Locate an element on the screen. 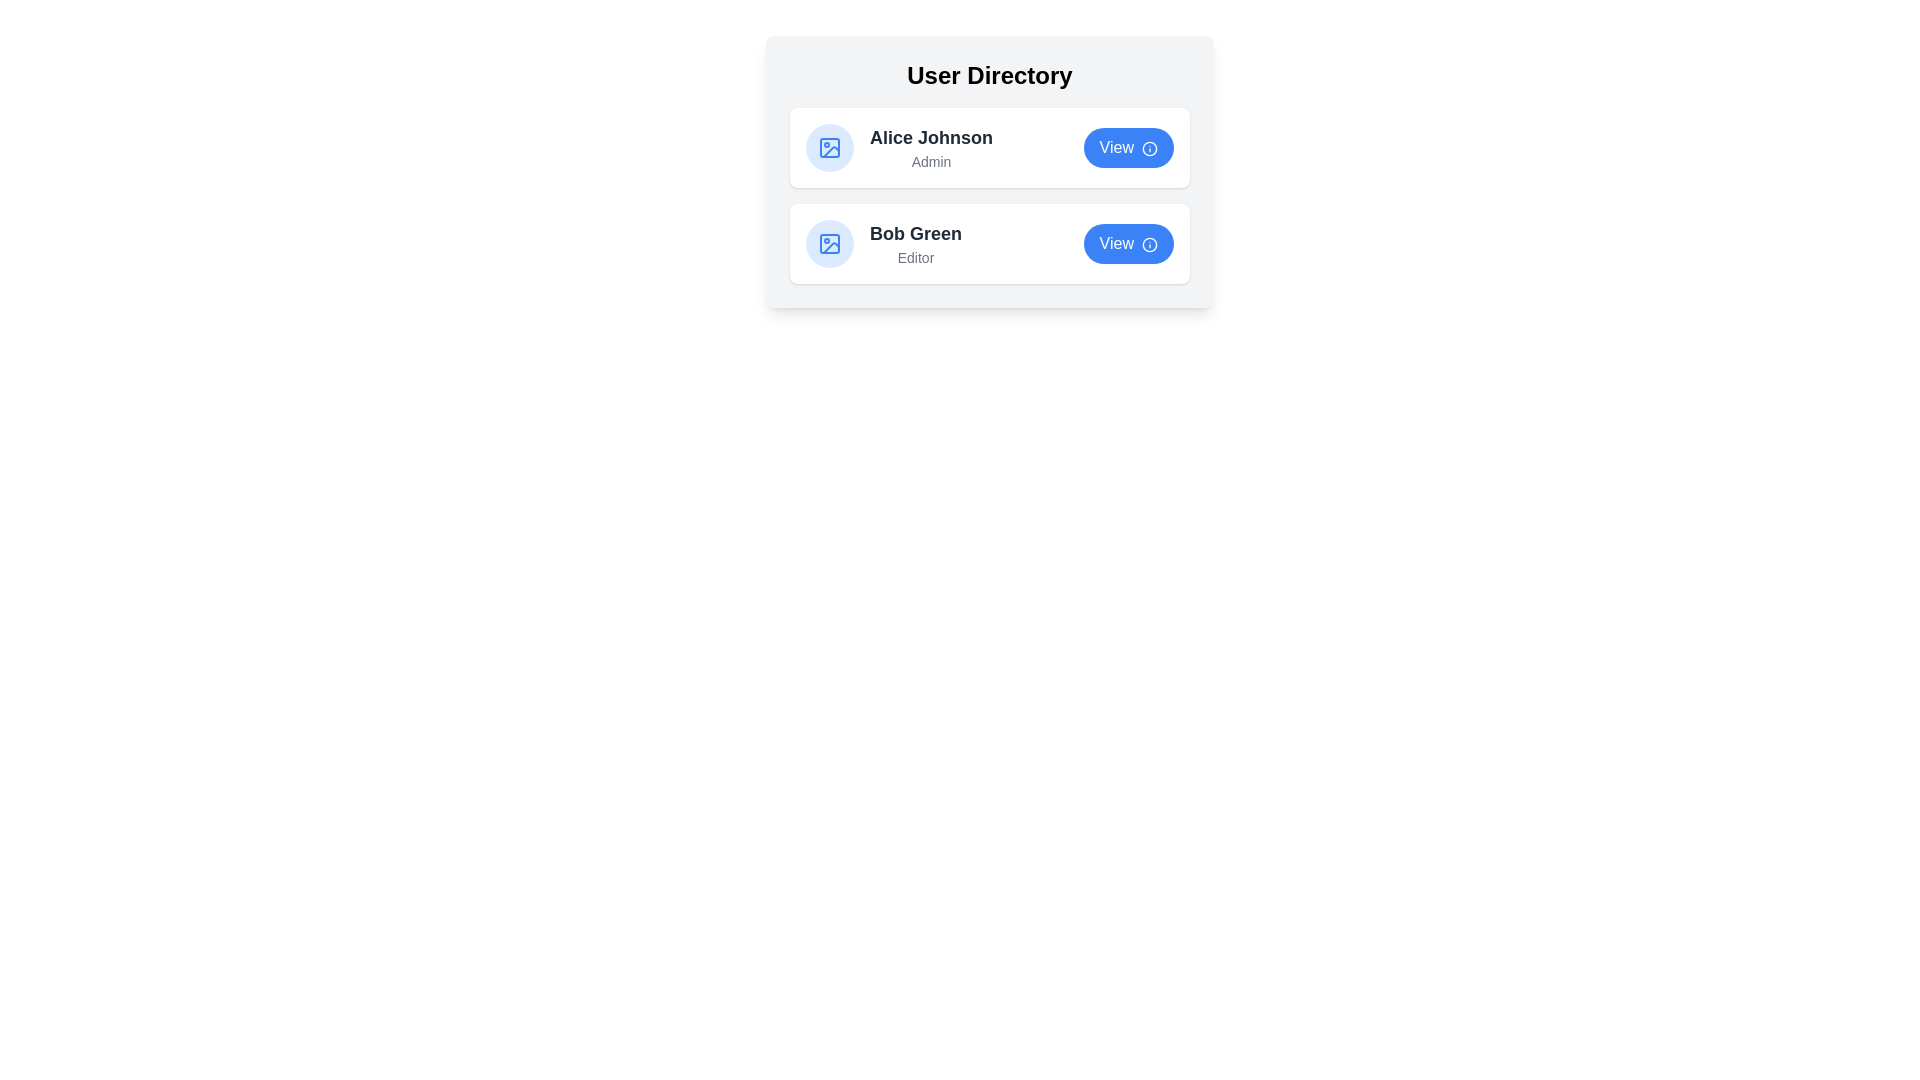  the user name or role for Alice Johnson is located at coordinates (930, 137).